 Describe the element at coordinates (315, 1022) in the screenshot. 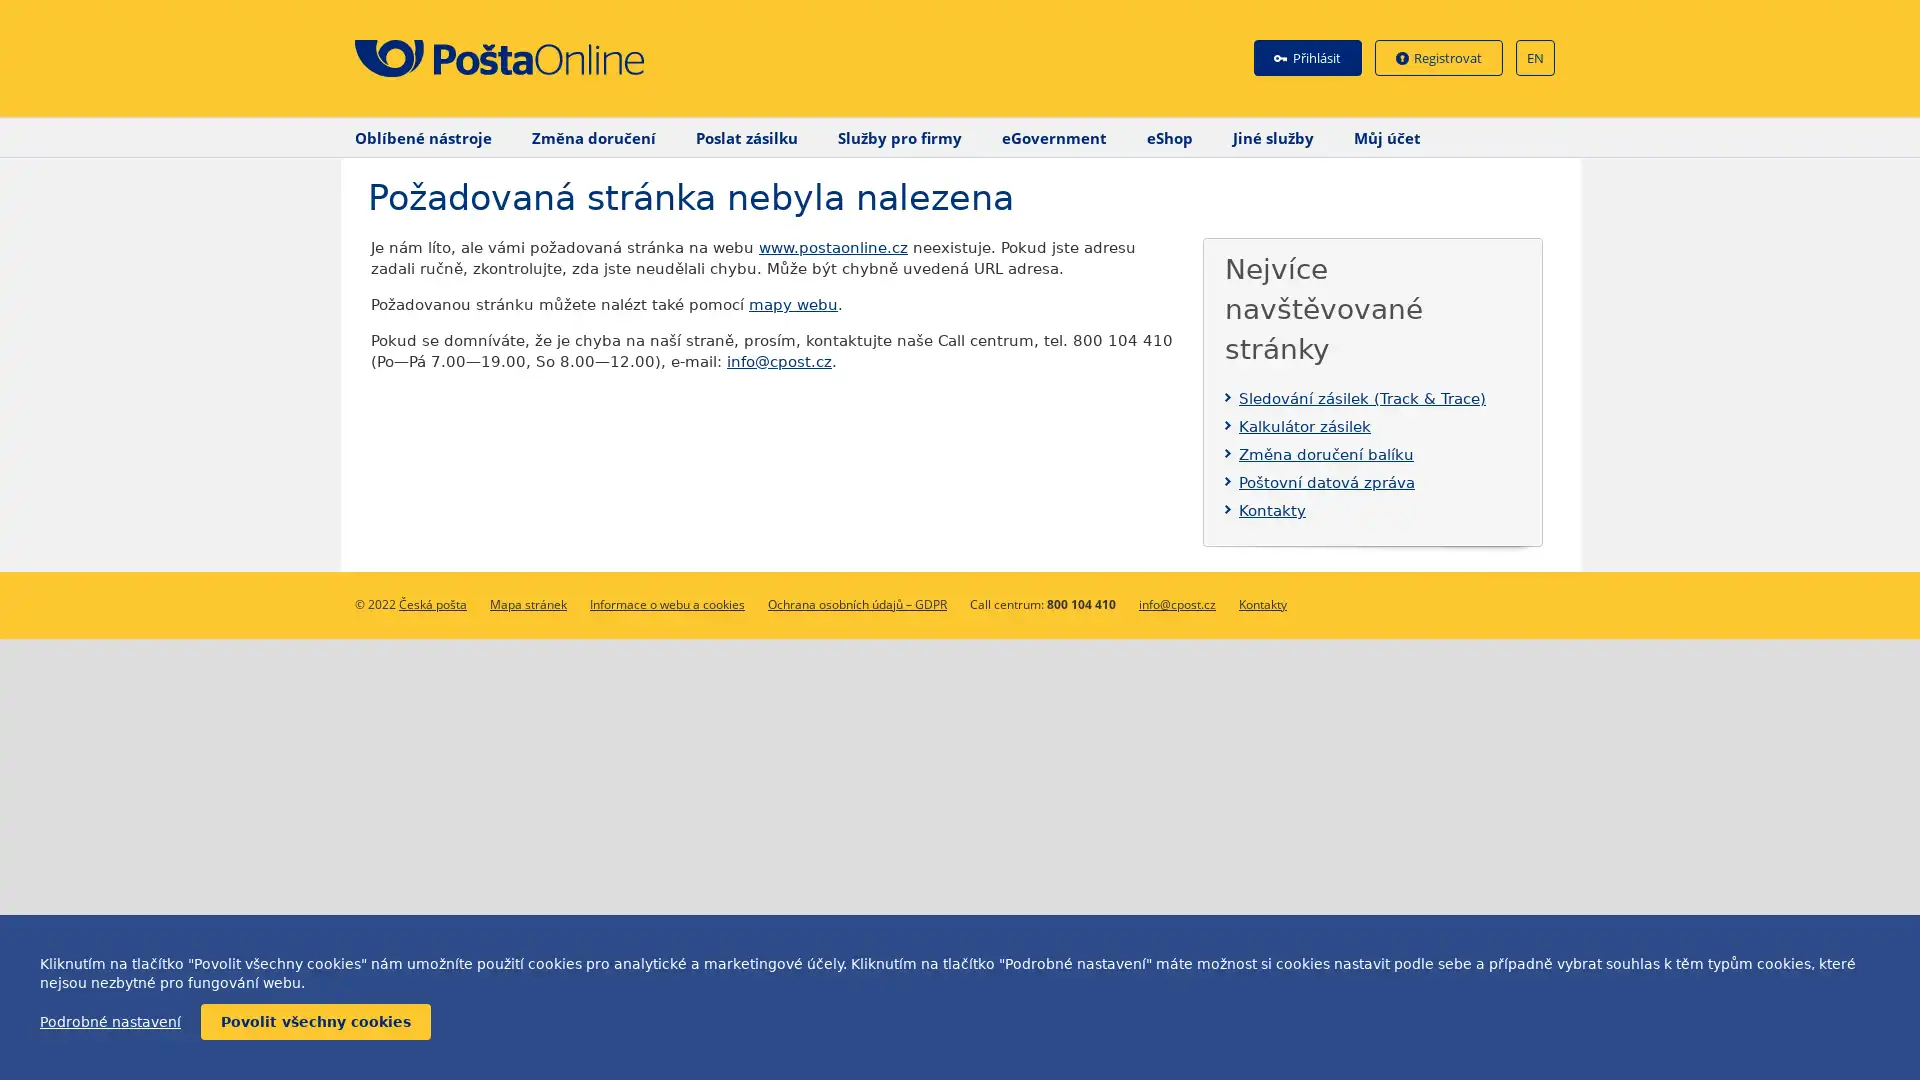

I see `Povolit vsechny cookies` at that location.